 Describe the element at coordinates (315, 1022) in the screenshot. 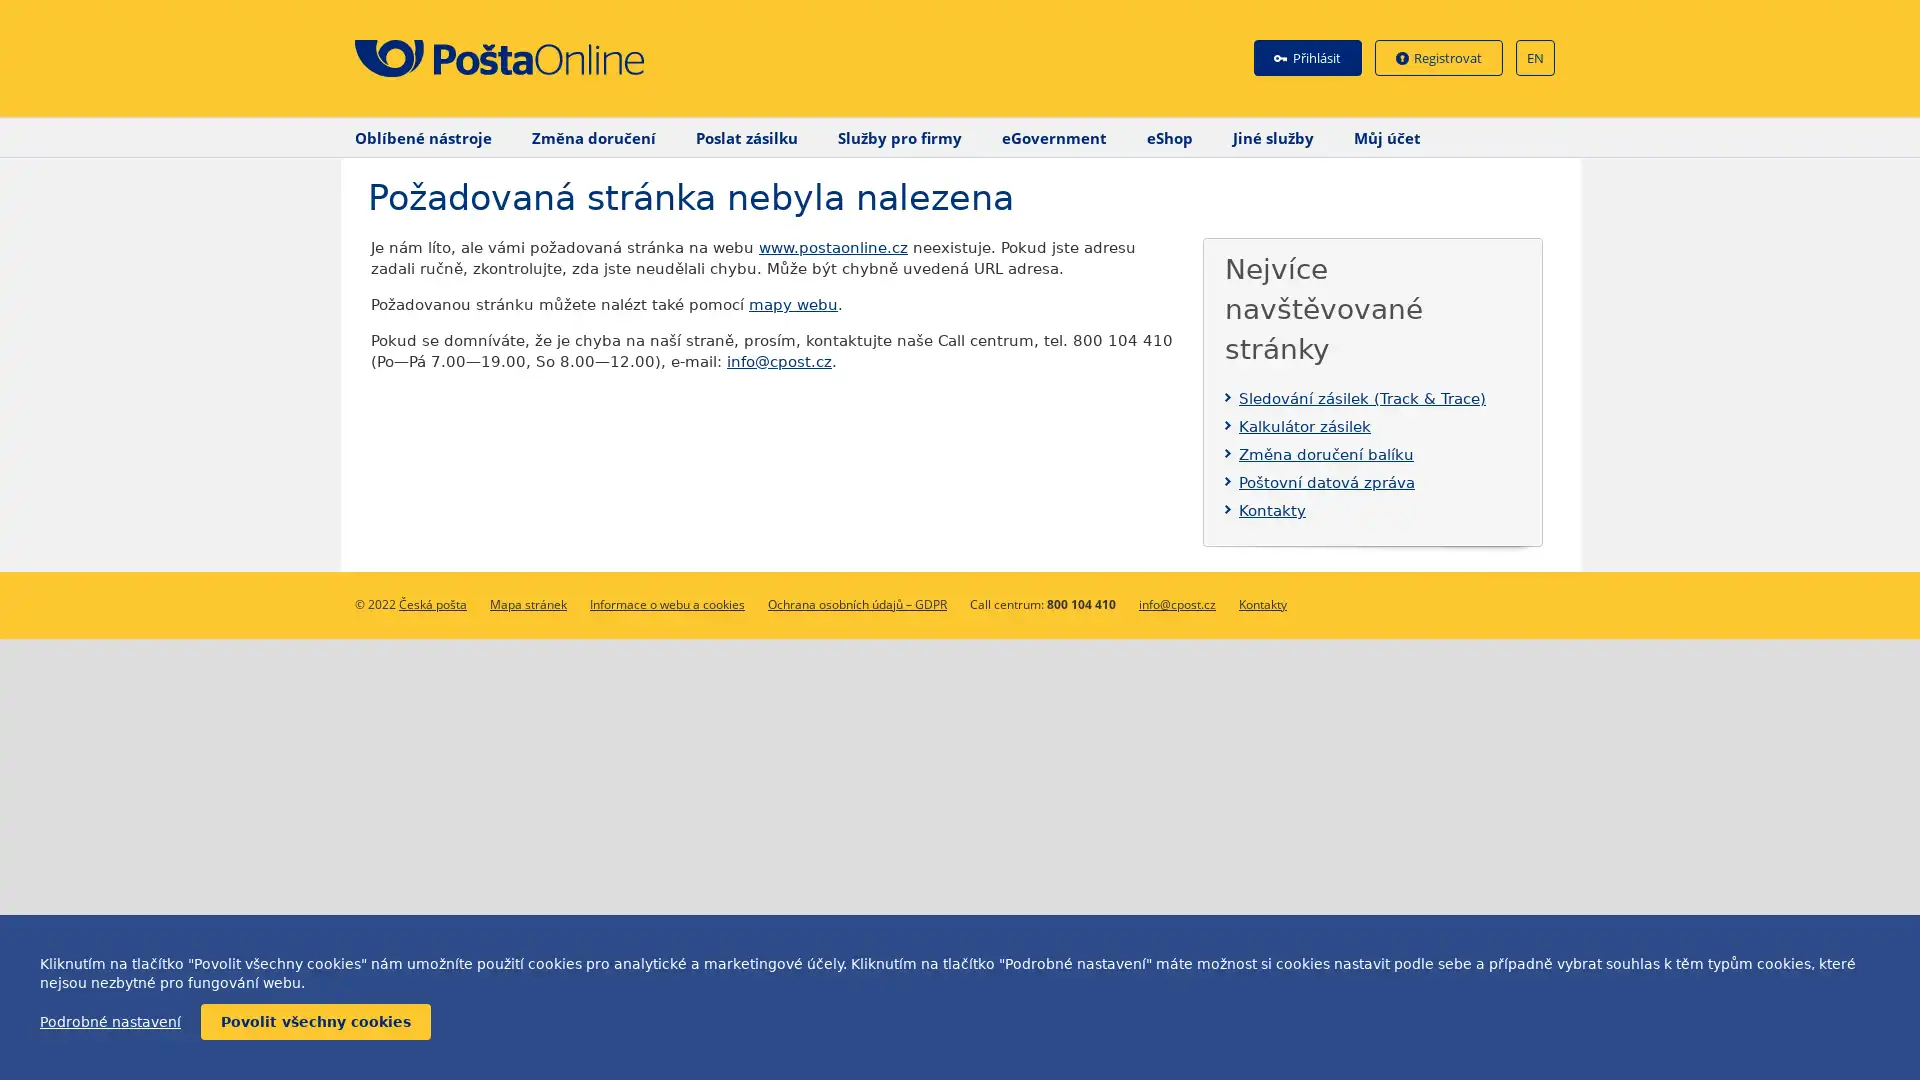

I see `Povolit vsechny cookies` at that location.